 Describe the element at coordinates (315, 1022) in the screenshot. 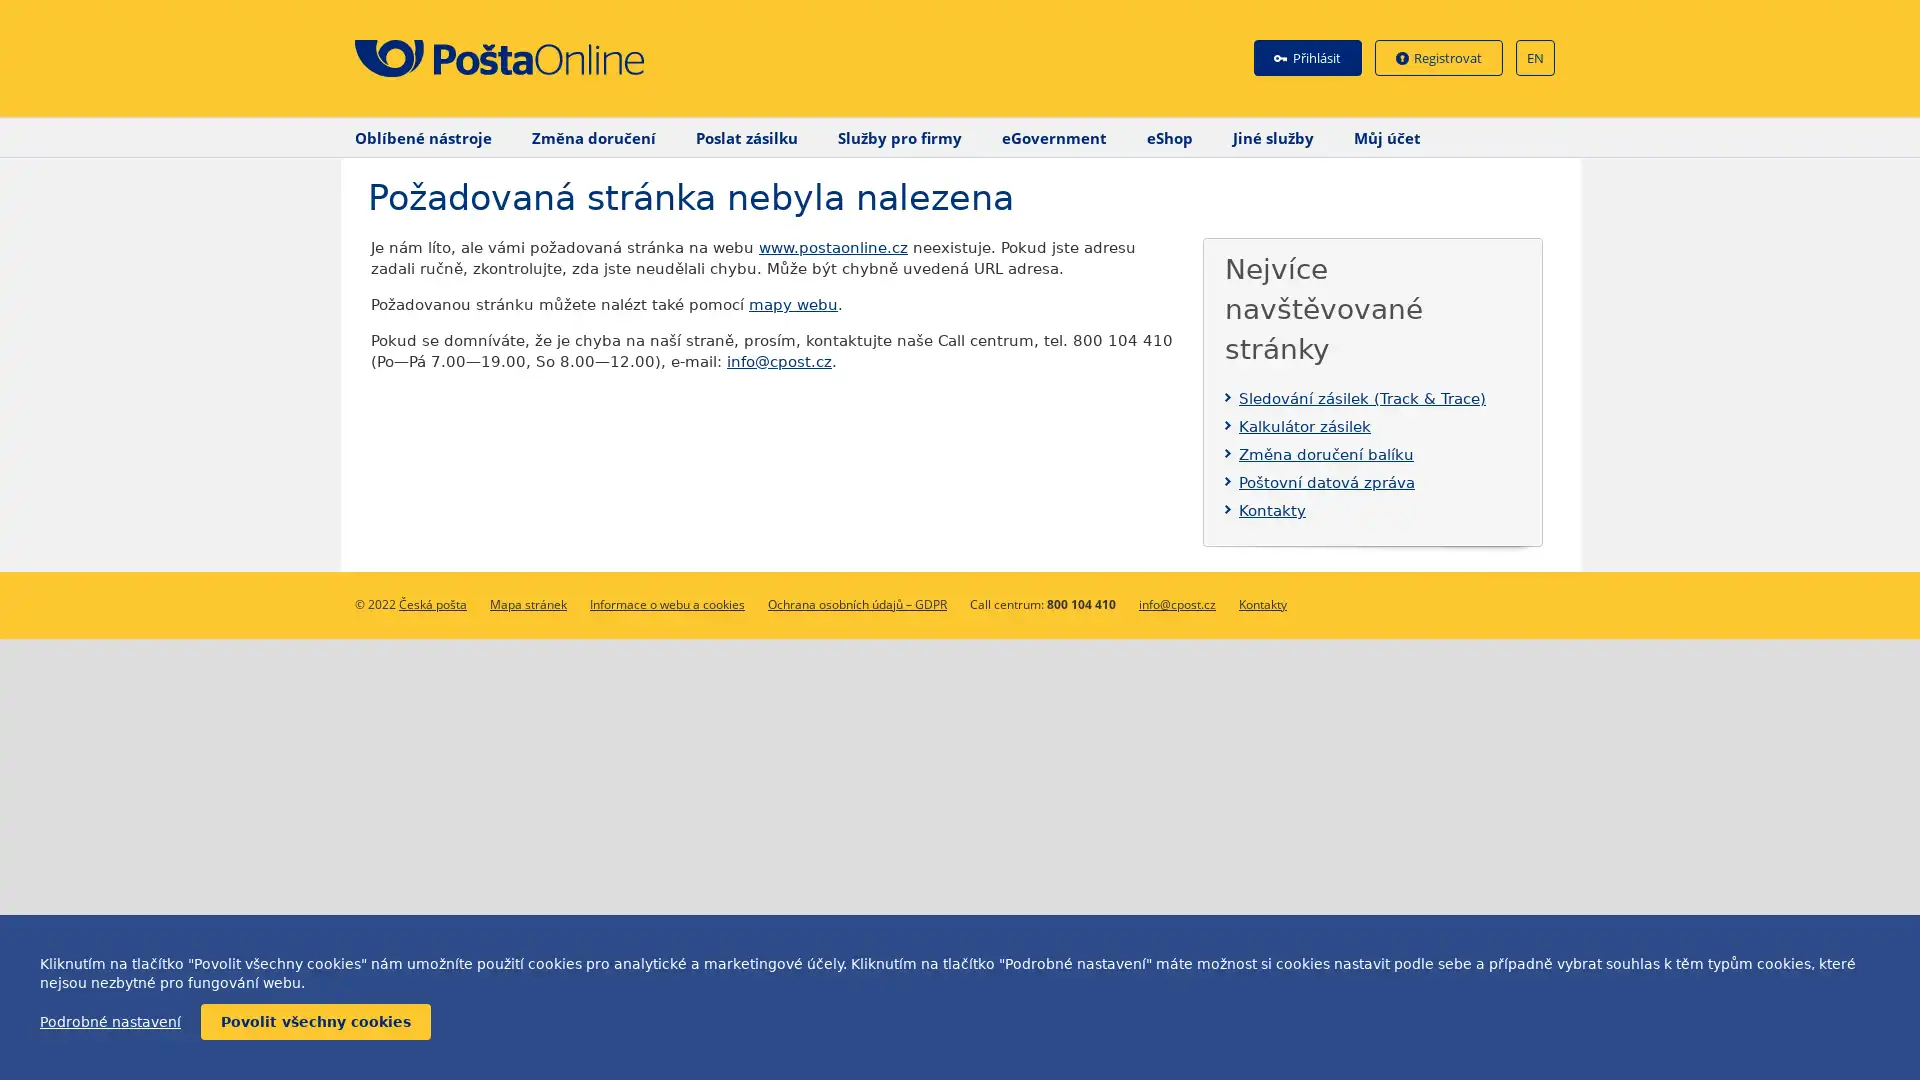

I see `Povolit vsechny cookies` at that location.